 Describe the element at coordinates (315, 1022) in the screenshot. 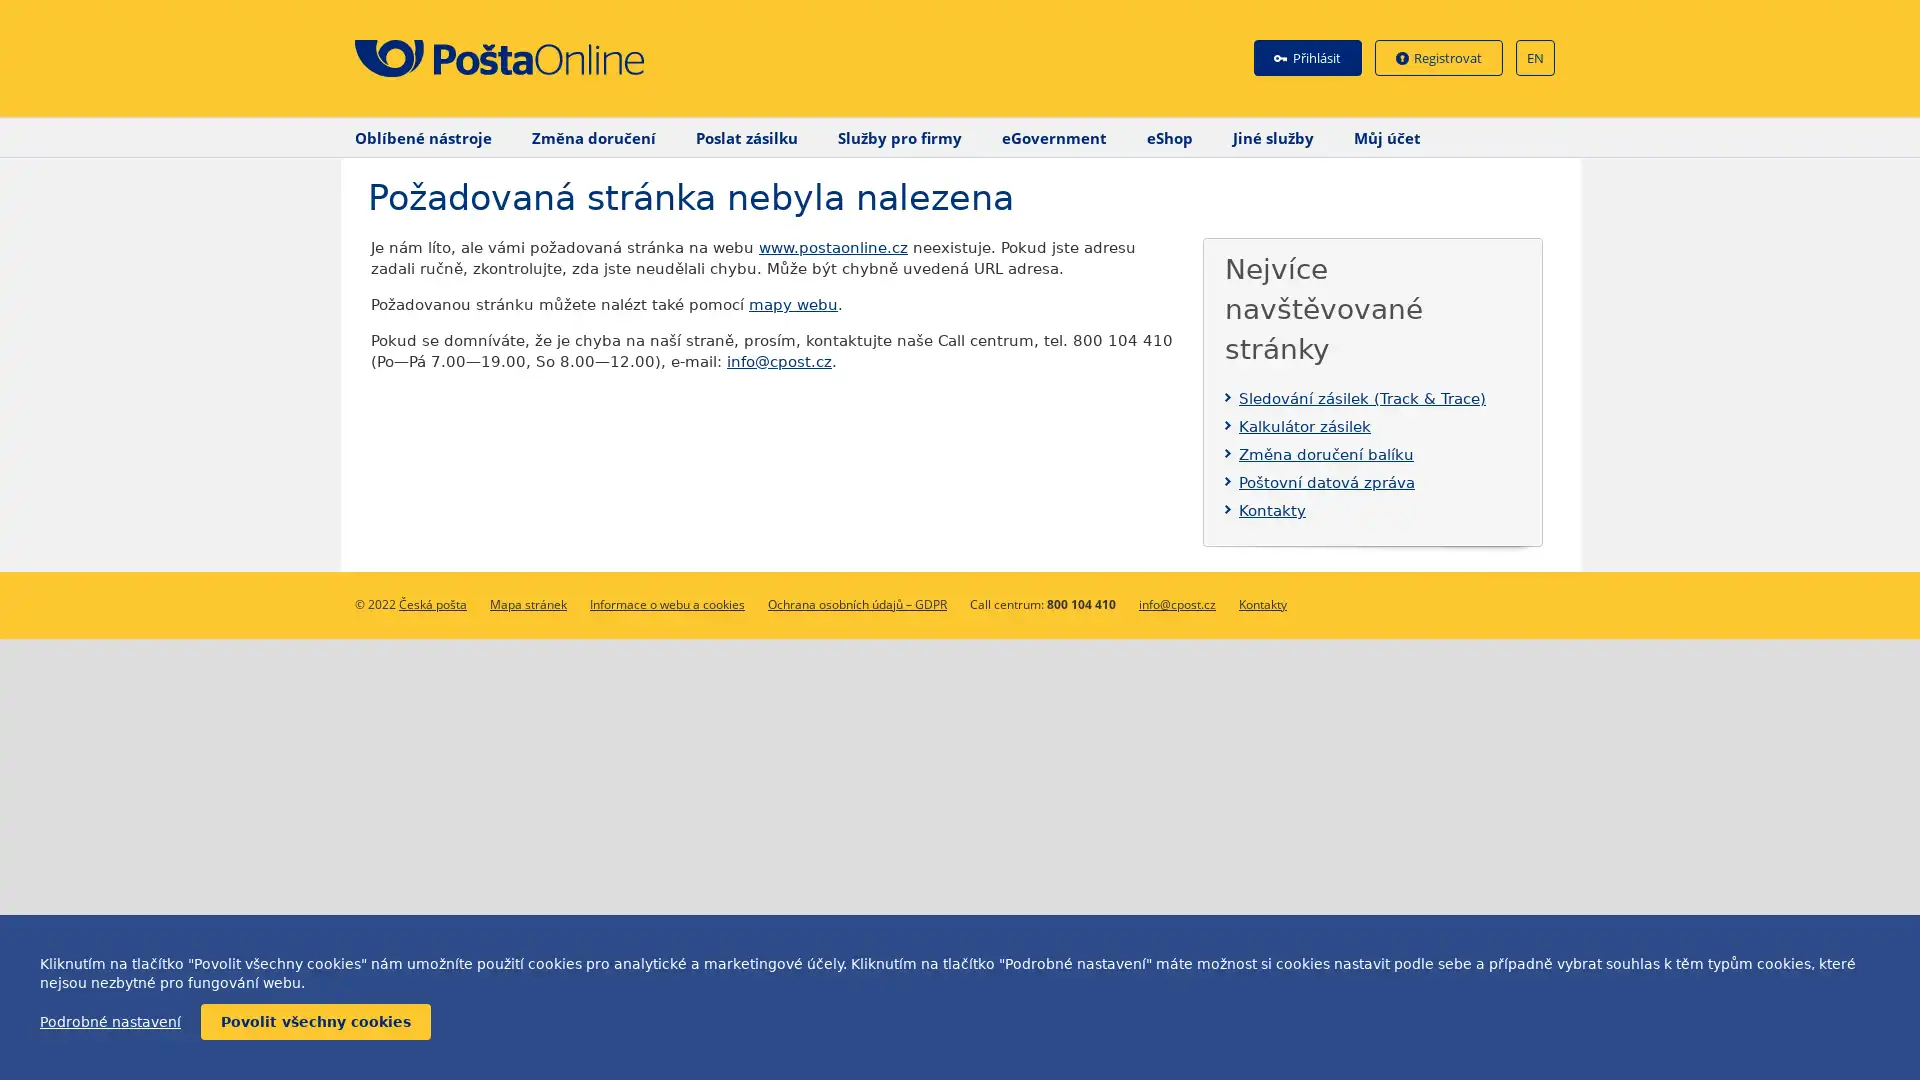

I see `Povolit vsechny cookies` at that location.